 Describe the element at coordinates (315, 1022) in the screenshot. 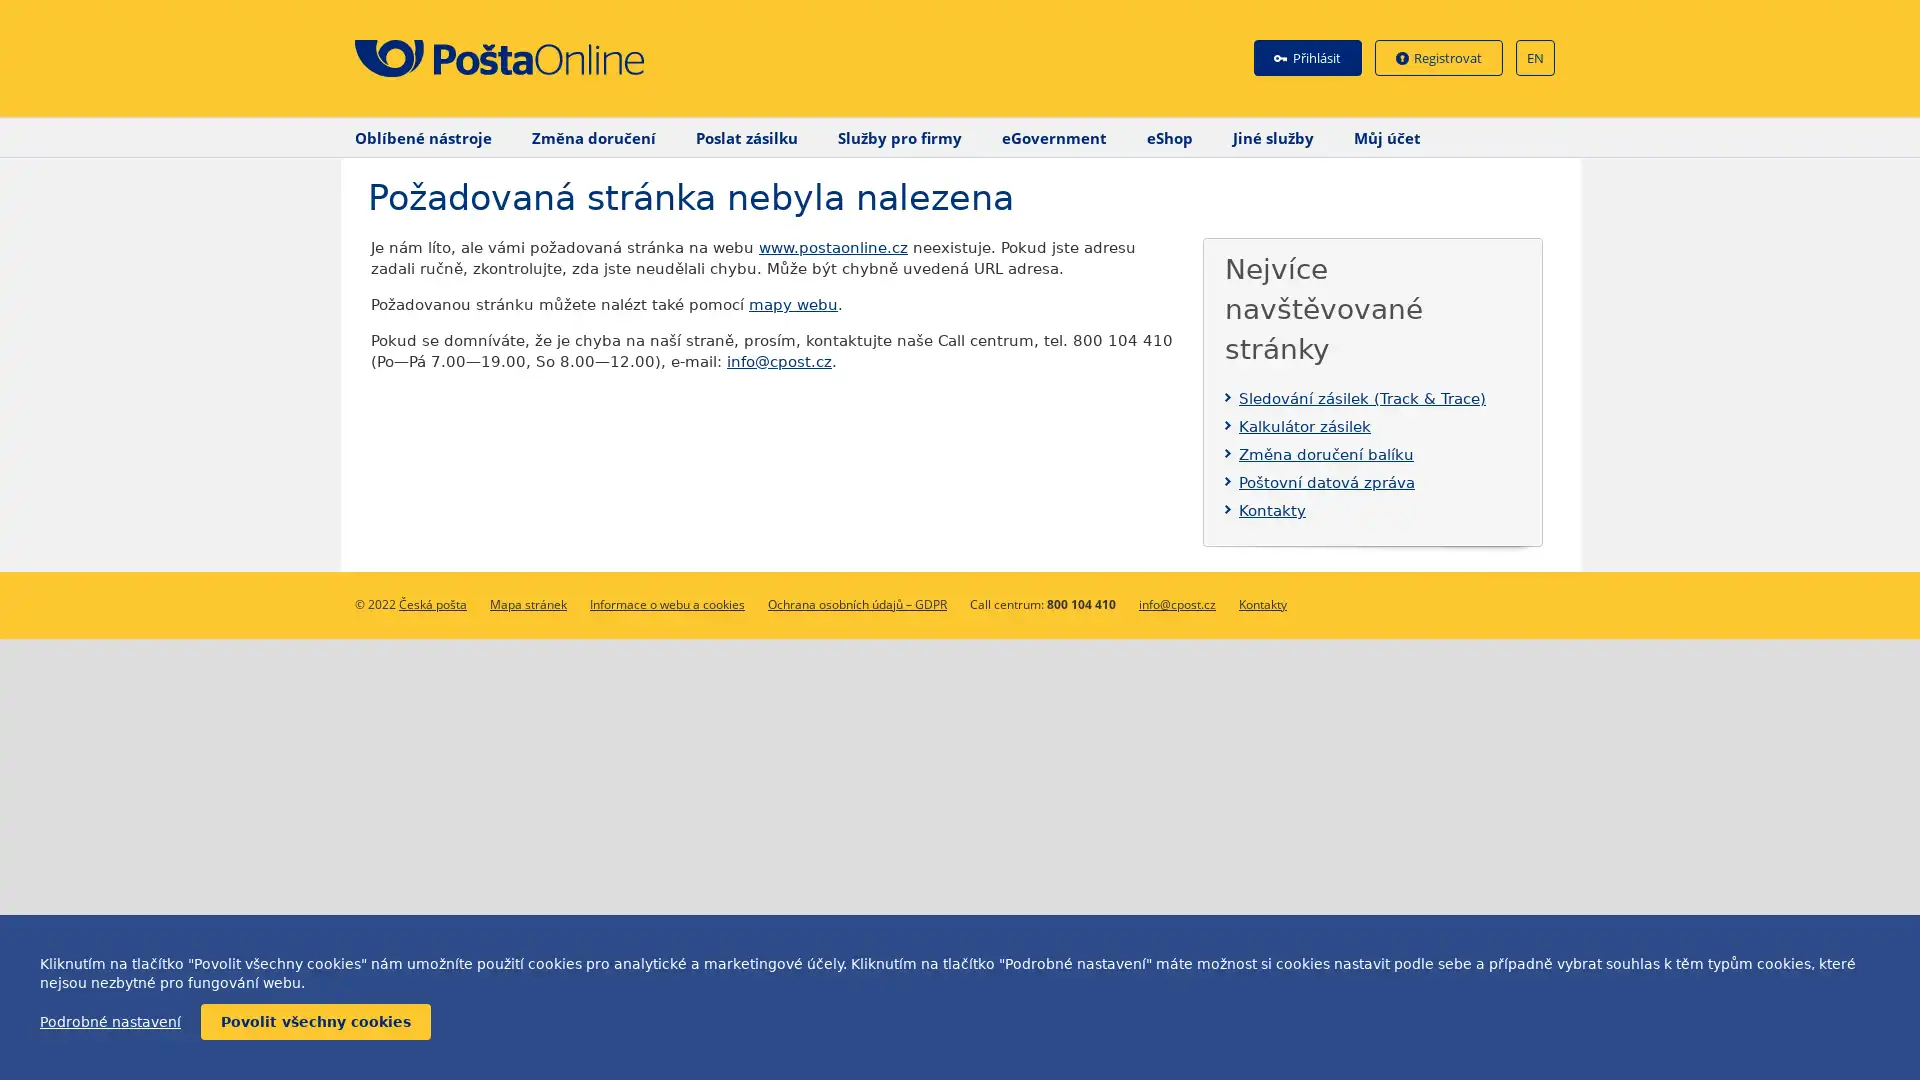

I see `Povolit vsechny cookies` at that location.